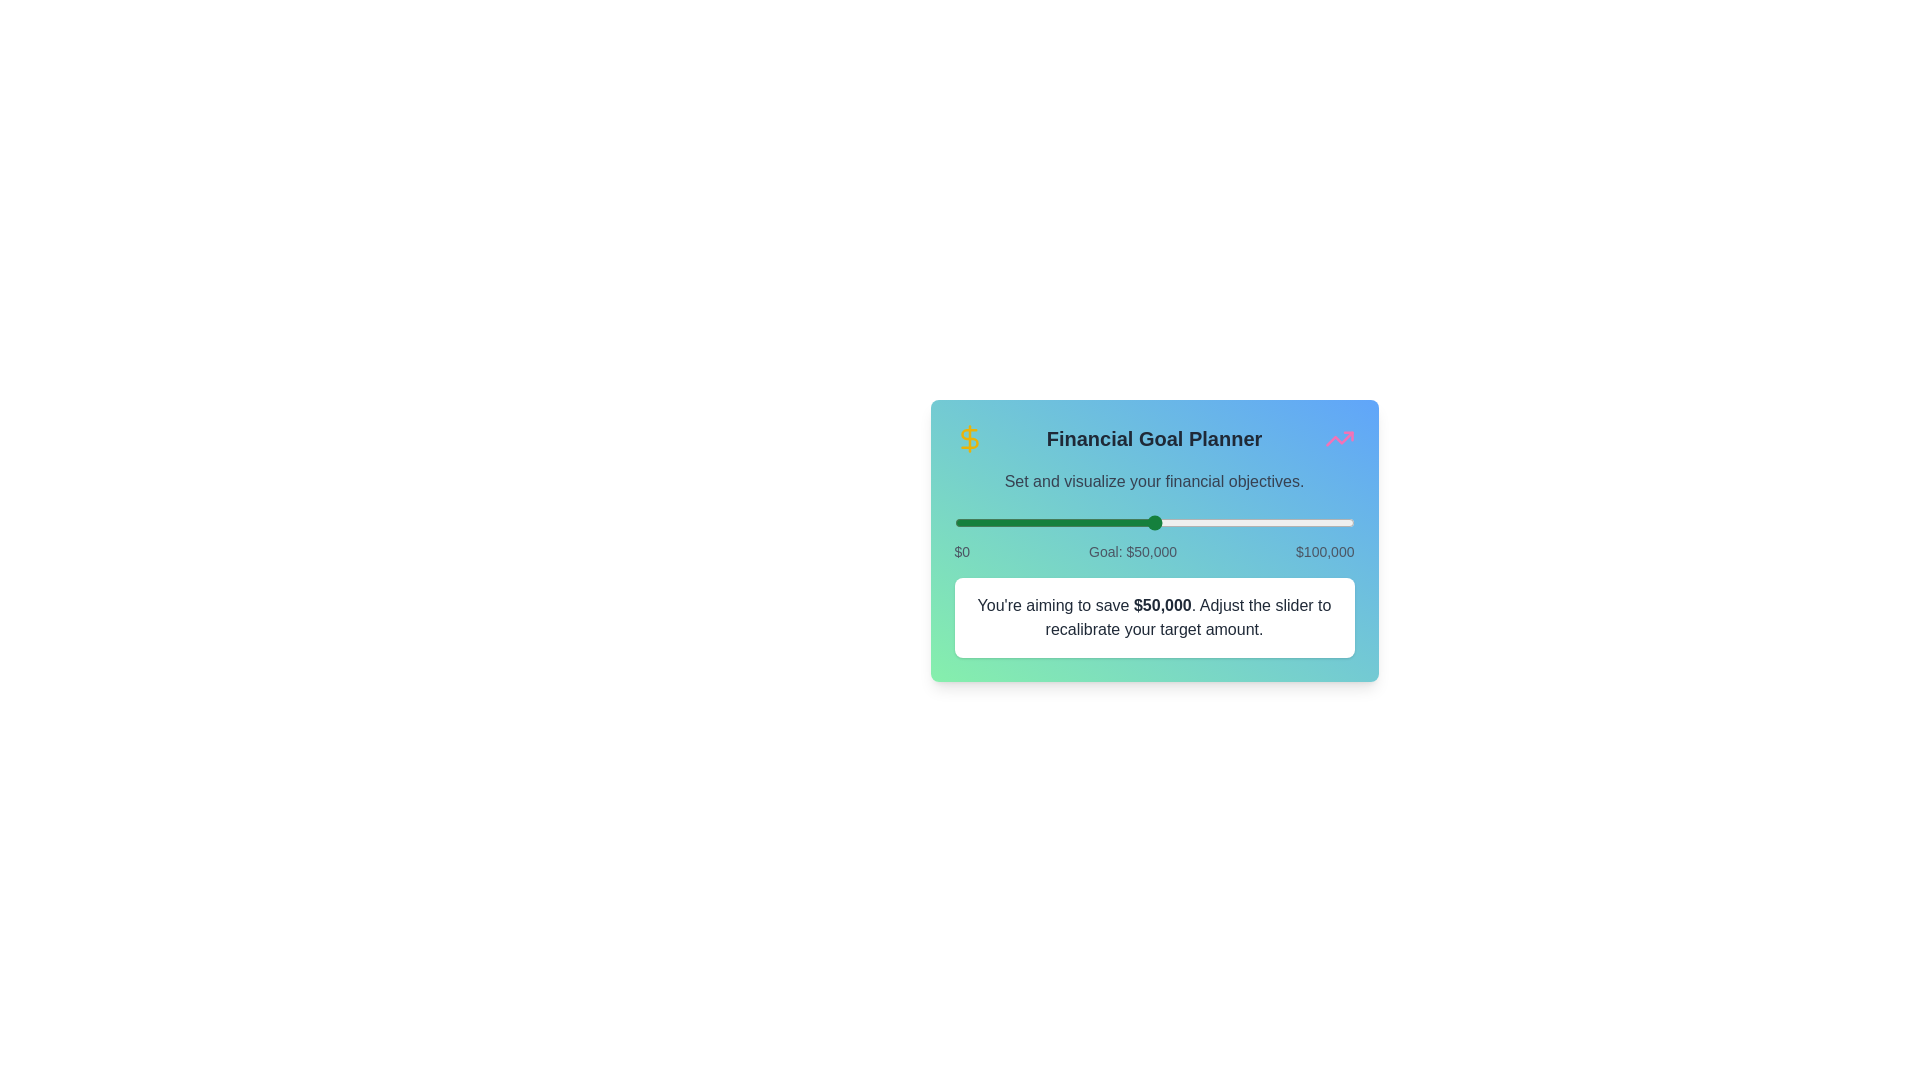 The height and width of the screenshot is (1080, 1920). I want to click on the slider to set the financial goal to 26604 dollars, so click(1059, 522).